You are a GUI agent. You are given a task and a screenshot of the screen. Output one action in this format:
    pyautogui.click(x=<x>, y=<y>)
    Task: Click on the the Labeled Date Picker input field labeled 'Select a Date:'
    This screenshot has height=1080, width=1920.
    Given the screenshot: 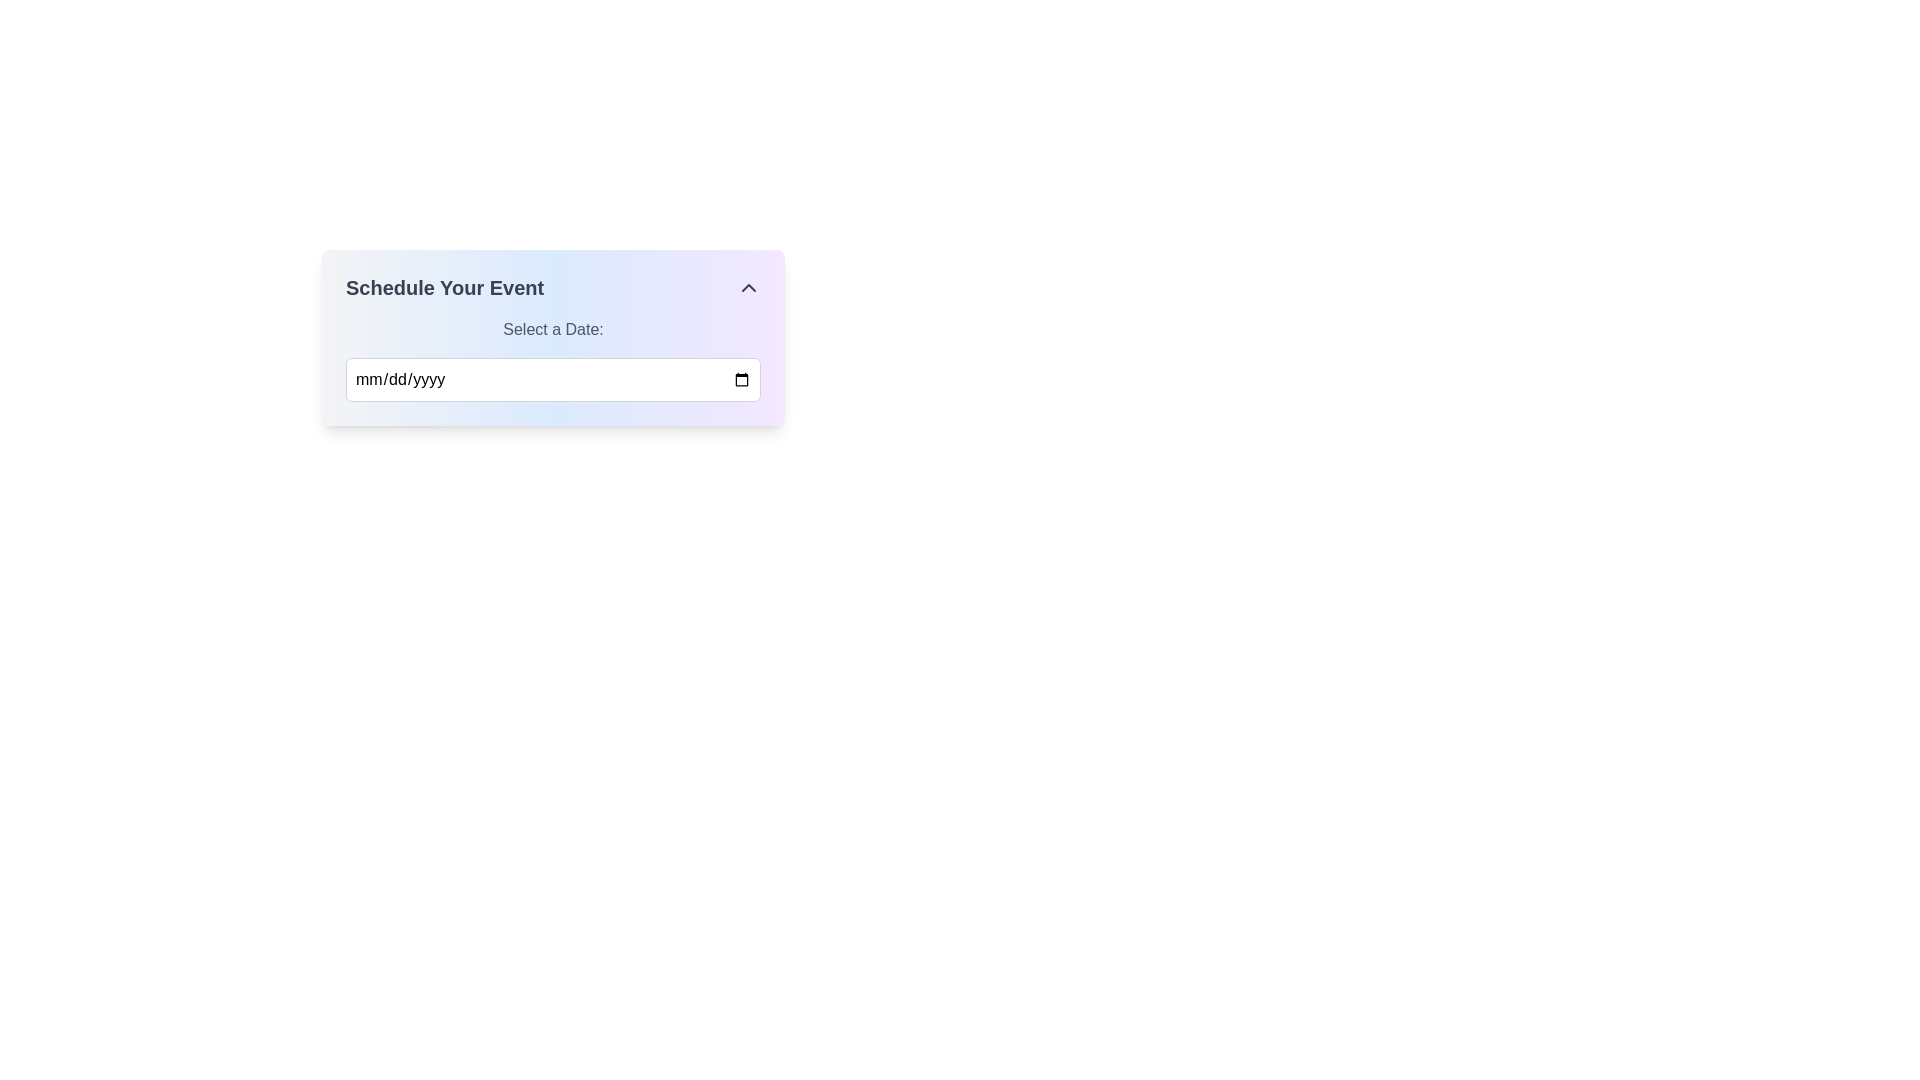 What is the action you would take?
    pyautogui.click(x=553, y=358)
    